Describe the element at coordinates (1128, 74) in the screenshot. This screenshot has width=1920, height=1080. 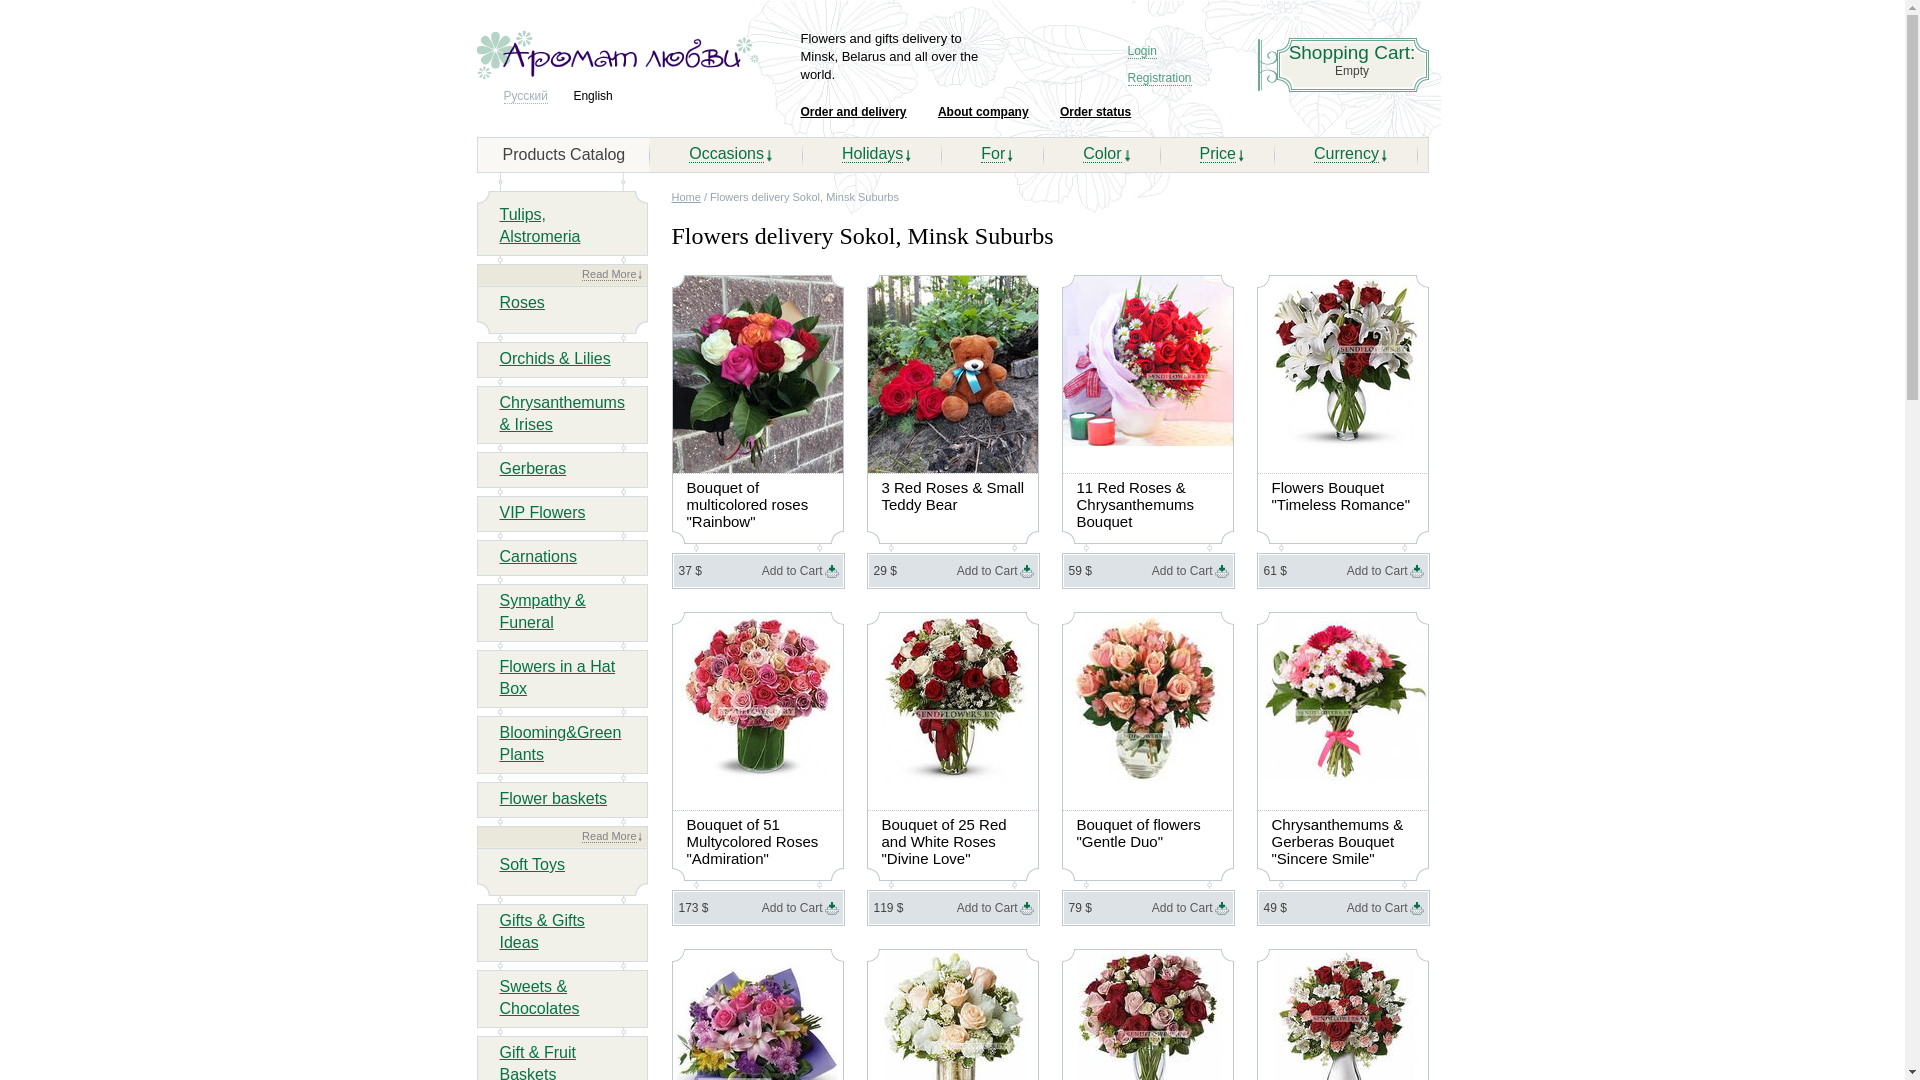
I see `'Registration'` at that location.